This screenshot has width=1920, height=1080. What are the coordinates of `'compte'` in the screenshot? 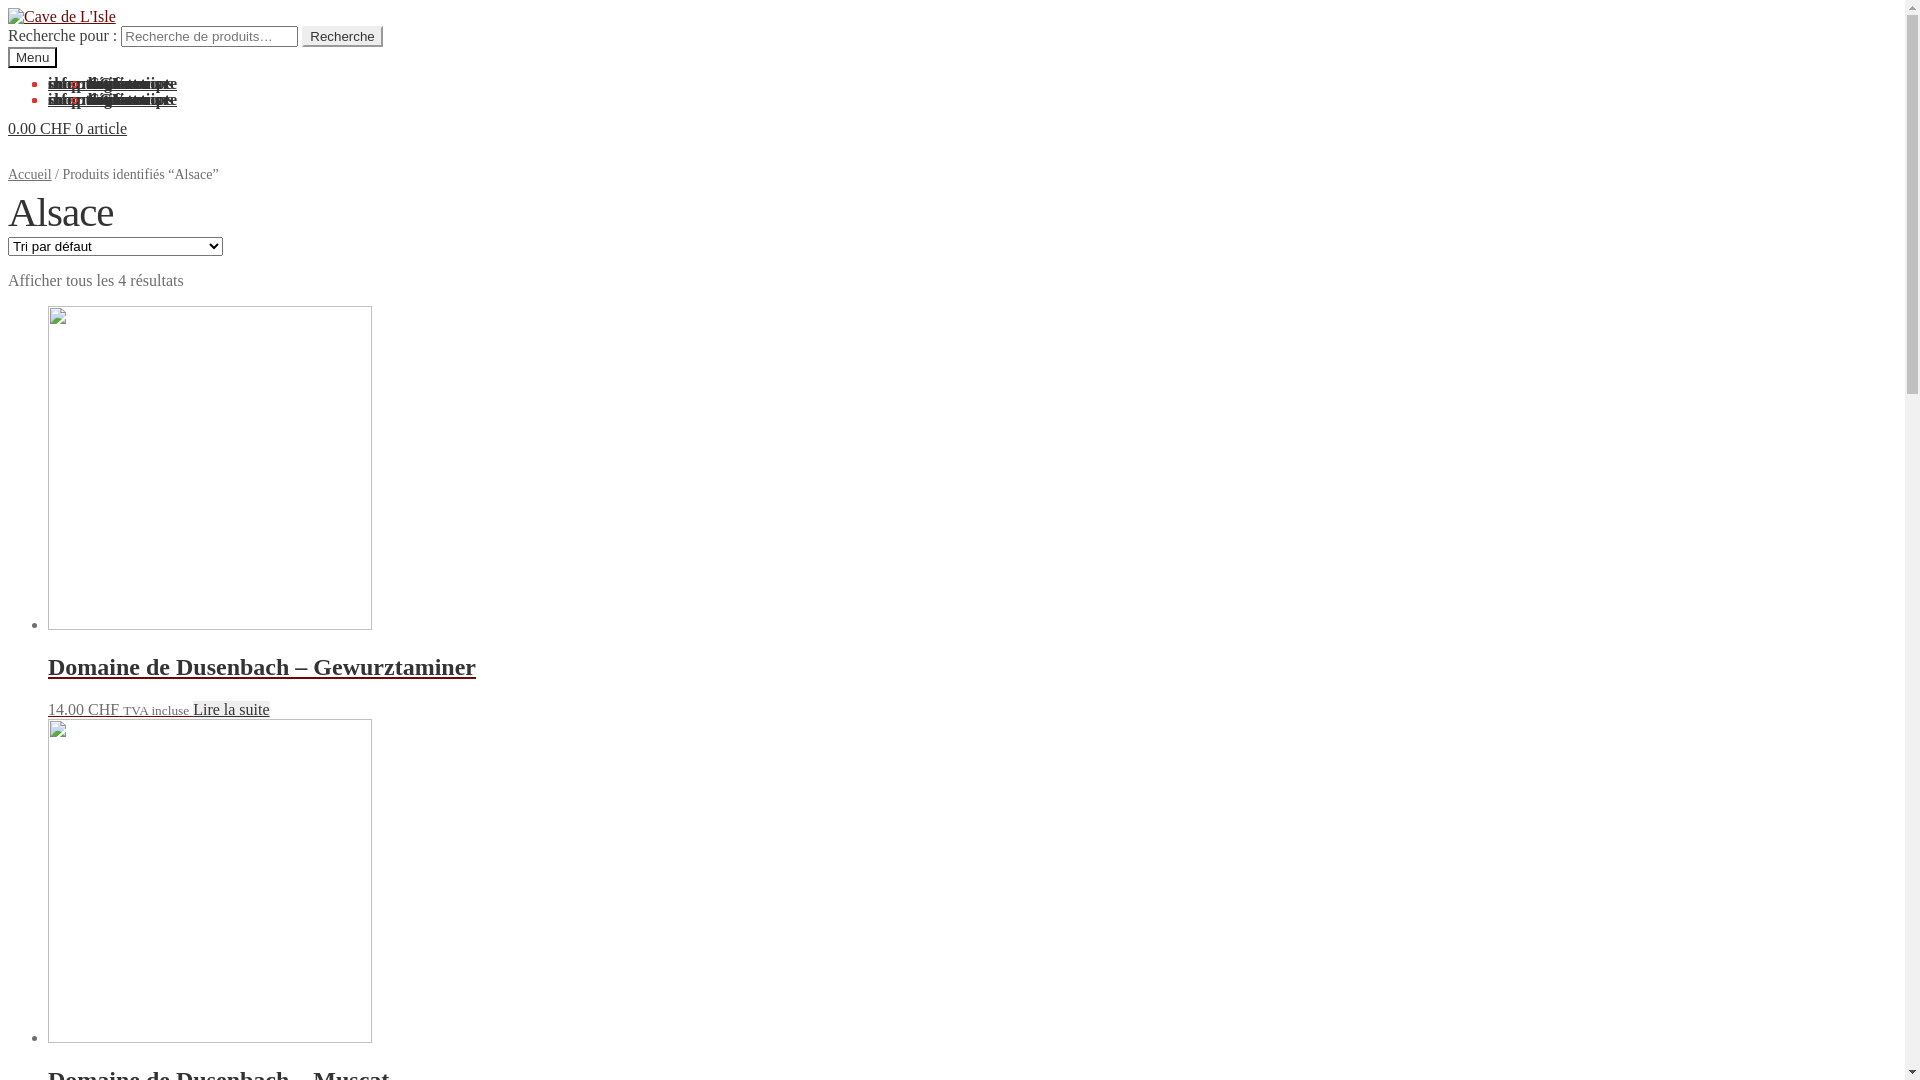 It's located at (72, 82).